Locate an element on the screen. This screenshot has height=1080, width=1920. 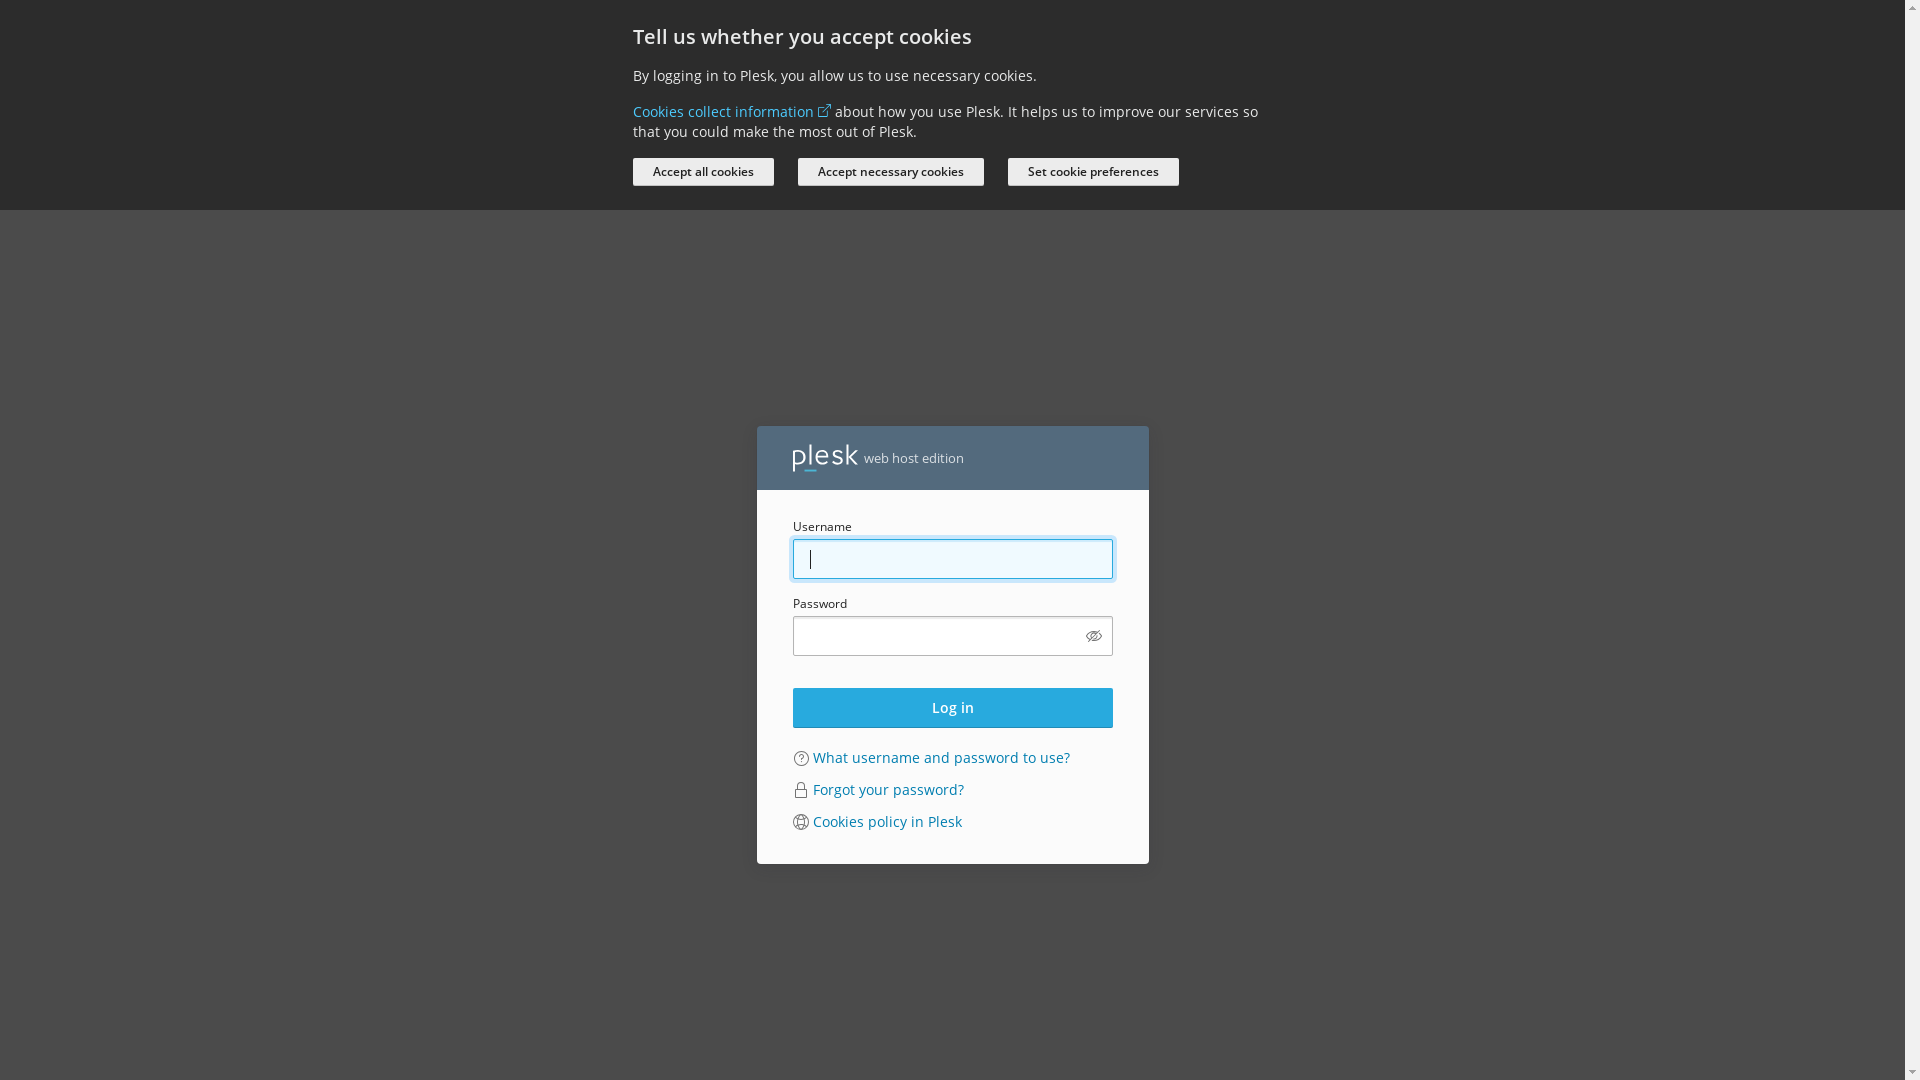
'Cookies policy in Plesk' is located at coordinates (885, 821).